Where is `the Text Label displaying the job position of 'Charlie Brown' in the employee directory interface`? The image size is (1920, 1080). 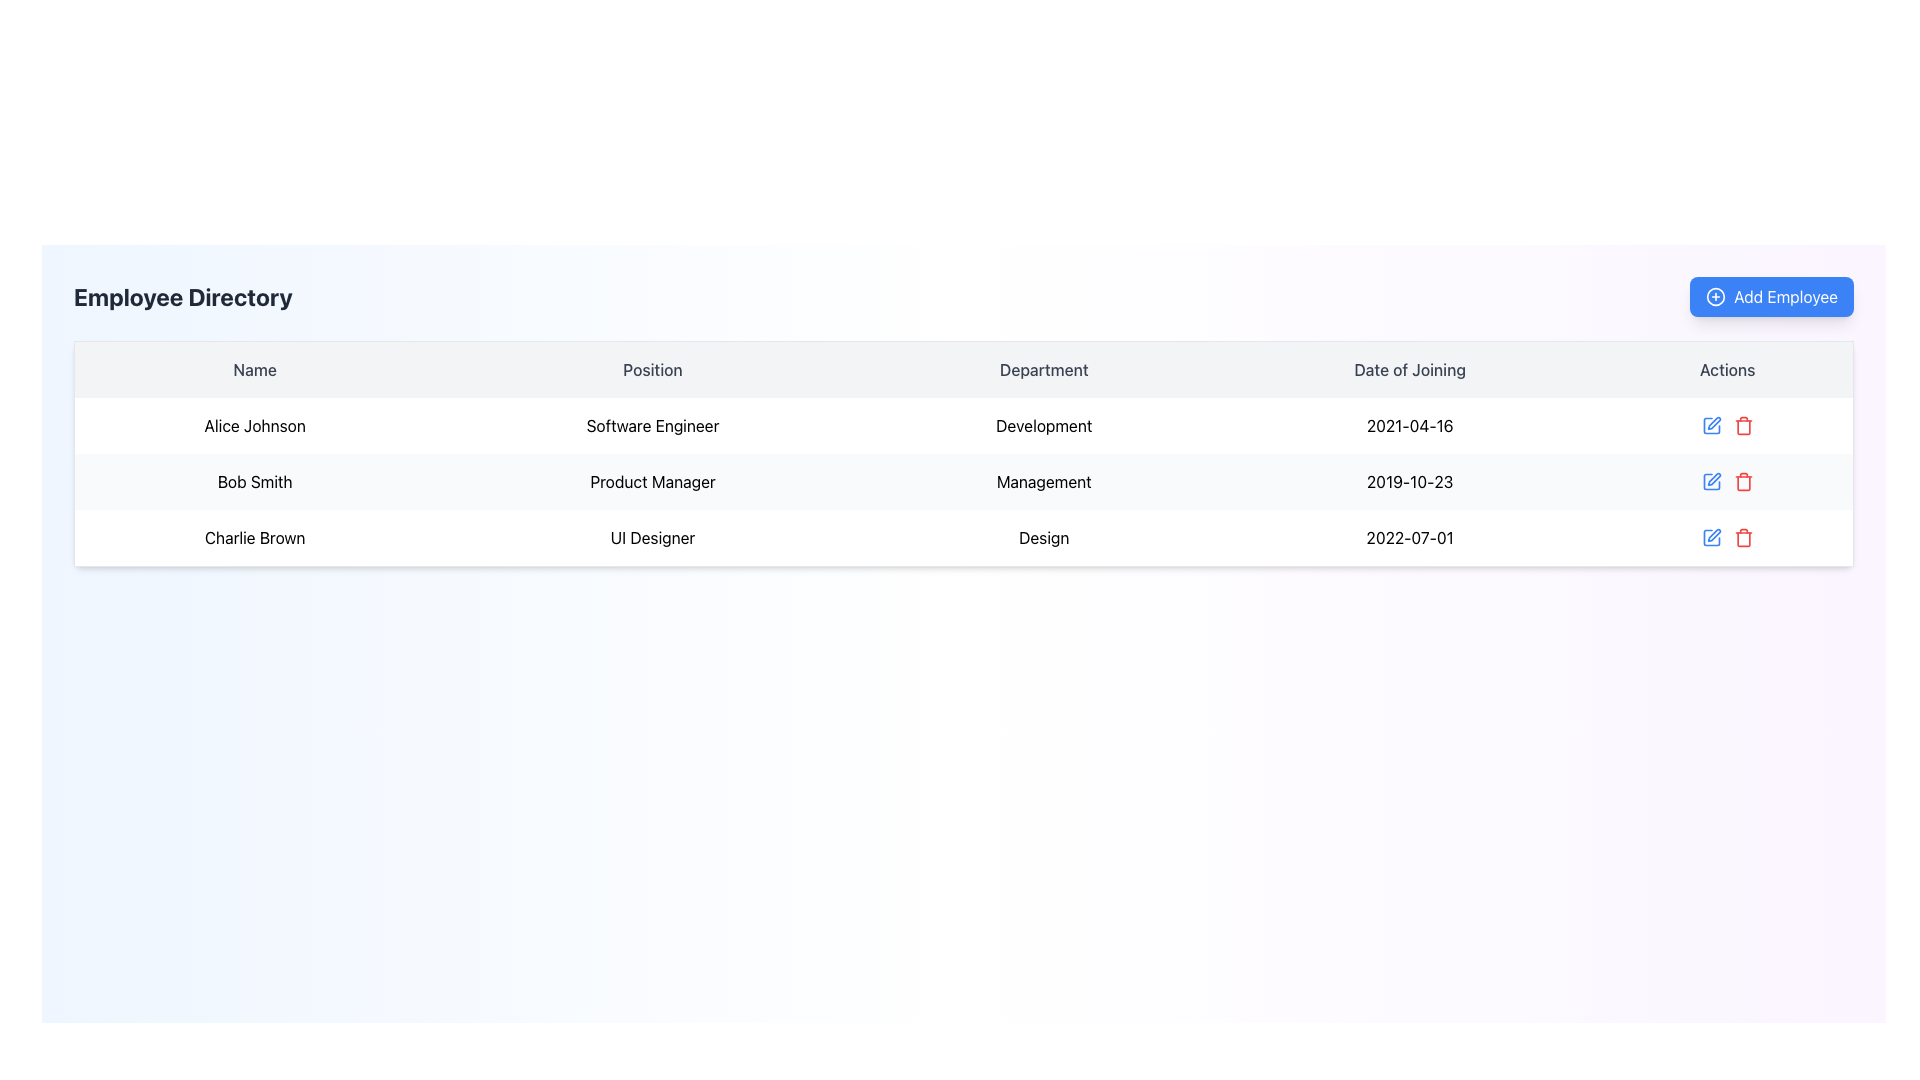 the Text Label displaying the job position of 'Charlie Brown' in the employee directory interface is located at coordinates (652, 537).